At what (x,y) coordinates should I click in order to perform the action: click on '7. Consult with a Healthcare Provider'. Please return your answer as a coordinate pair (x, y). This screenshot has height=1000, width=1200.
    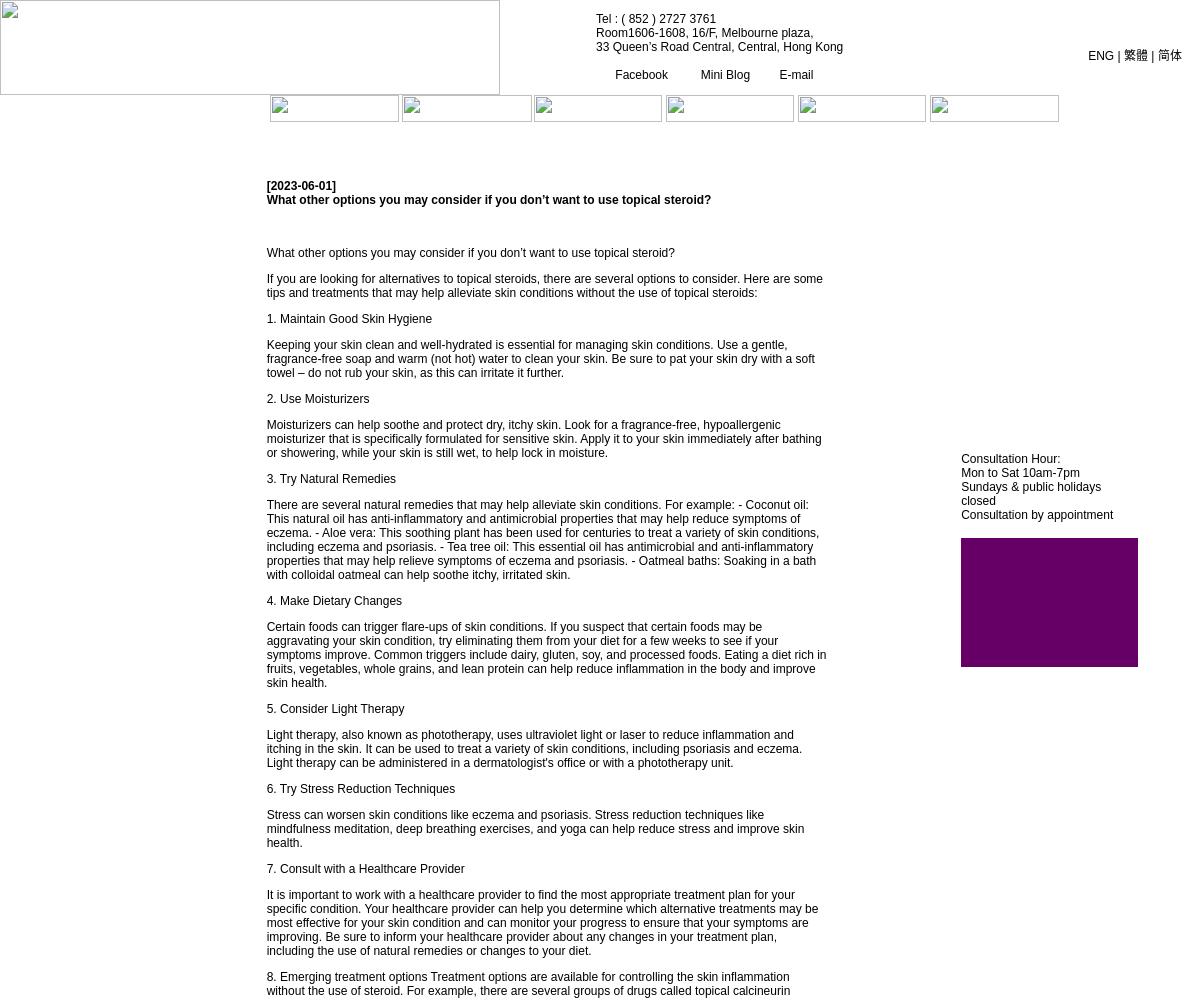
    Looking at the image, I should click on (365, 868).